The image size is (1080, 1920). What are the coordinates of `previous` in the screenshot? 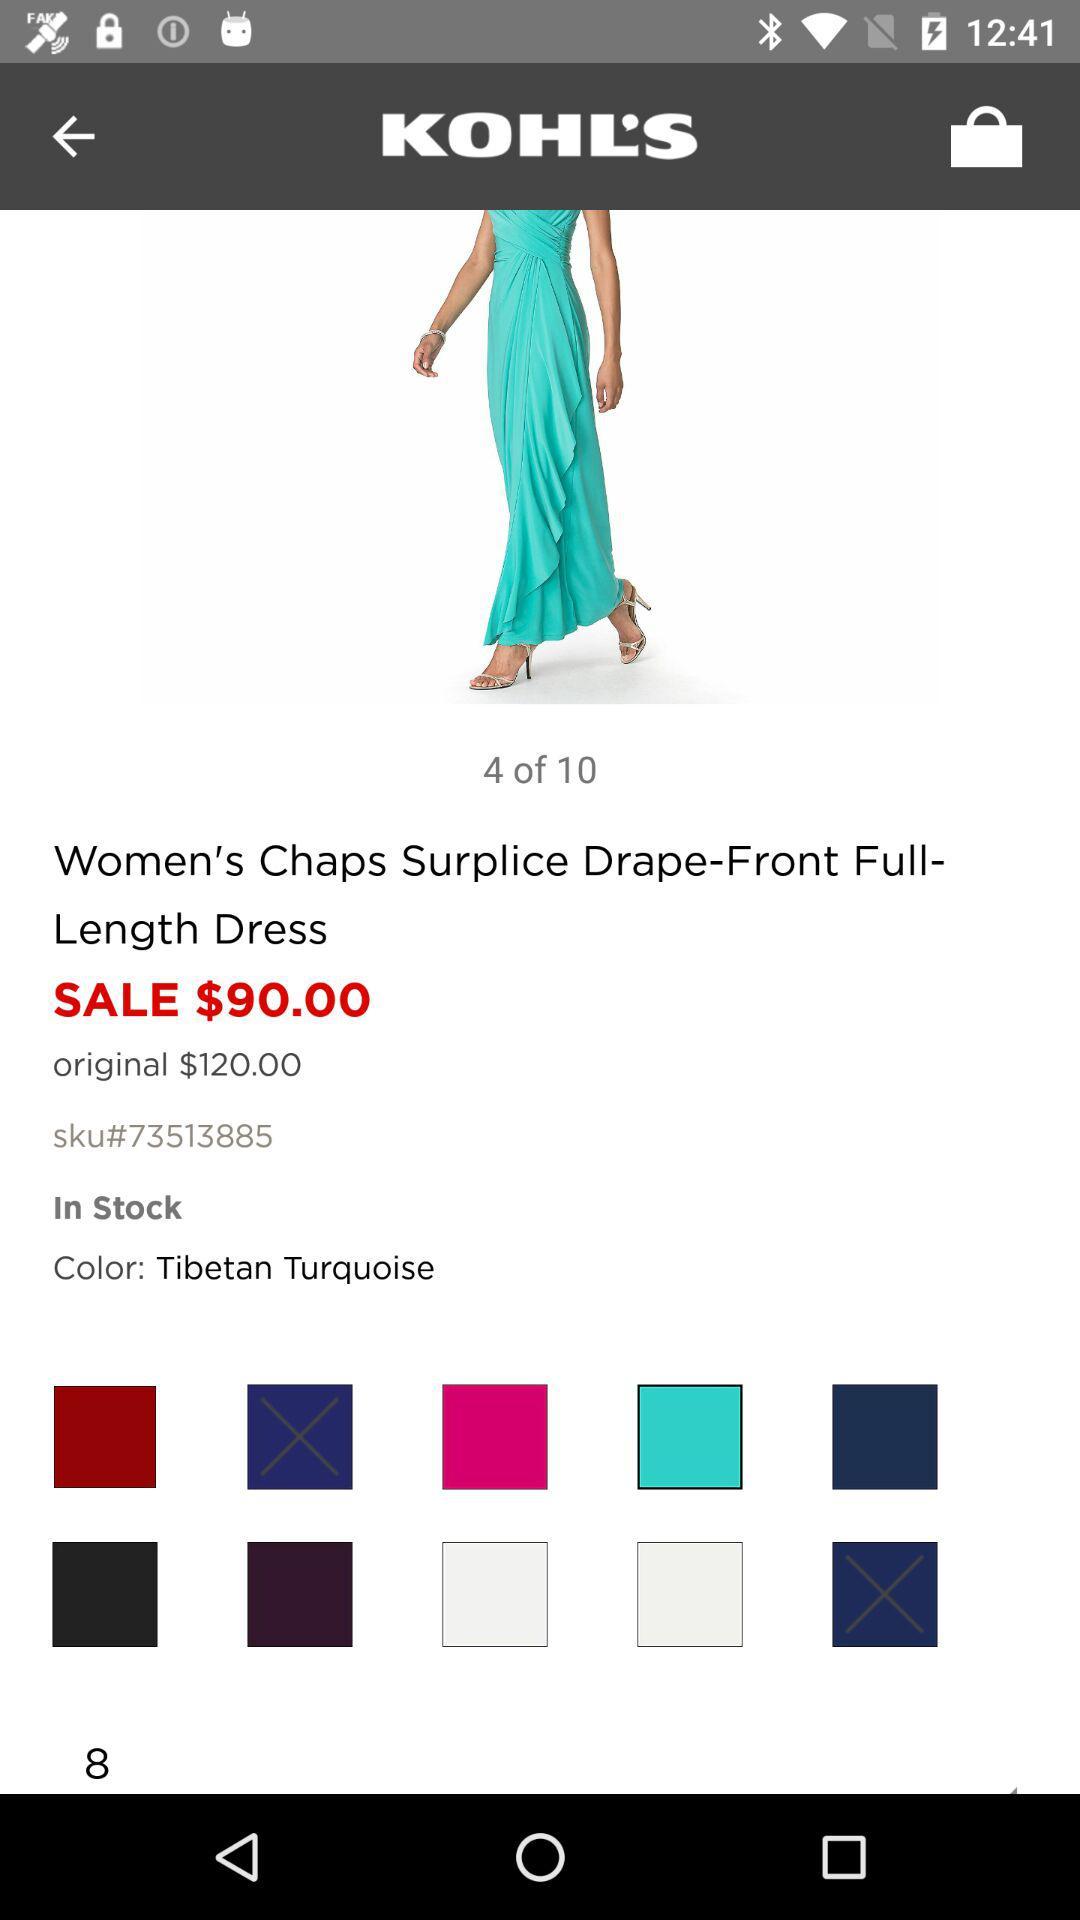 It's located at (72, 135).